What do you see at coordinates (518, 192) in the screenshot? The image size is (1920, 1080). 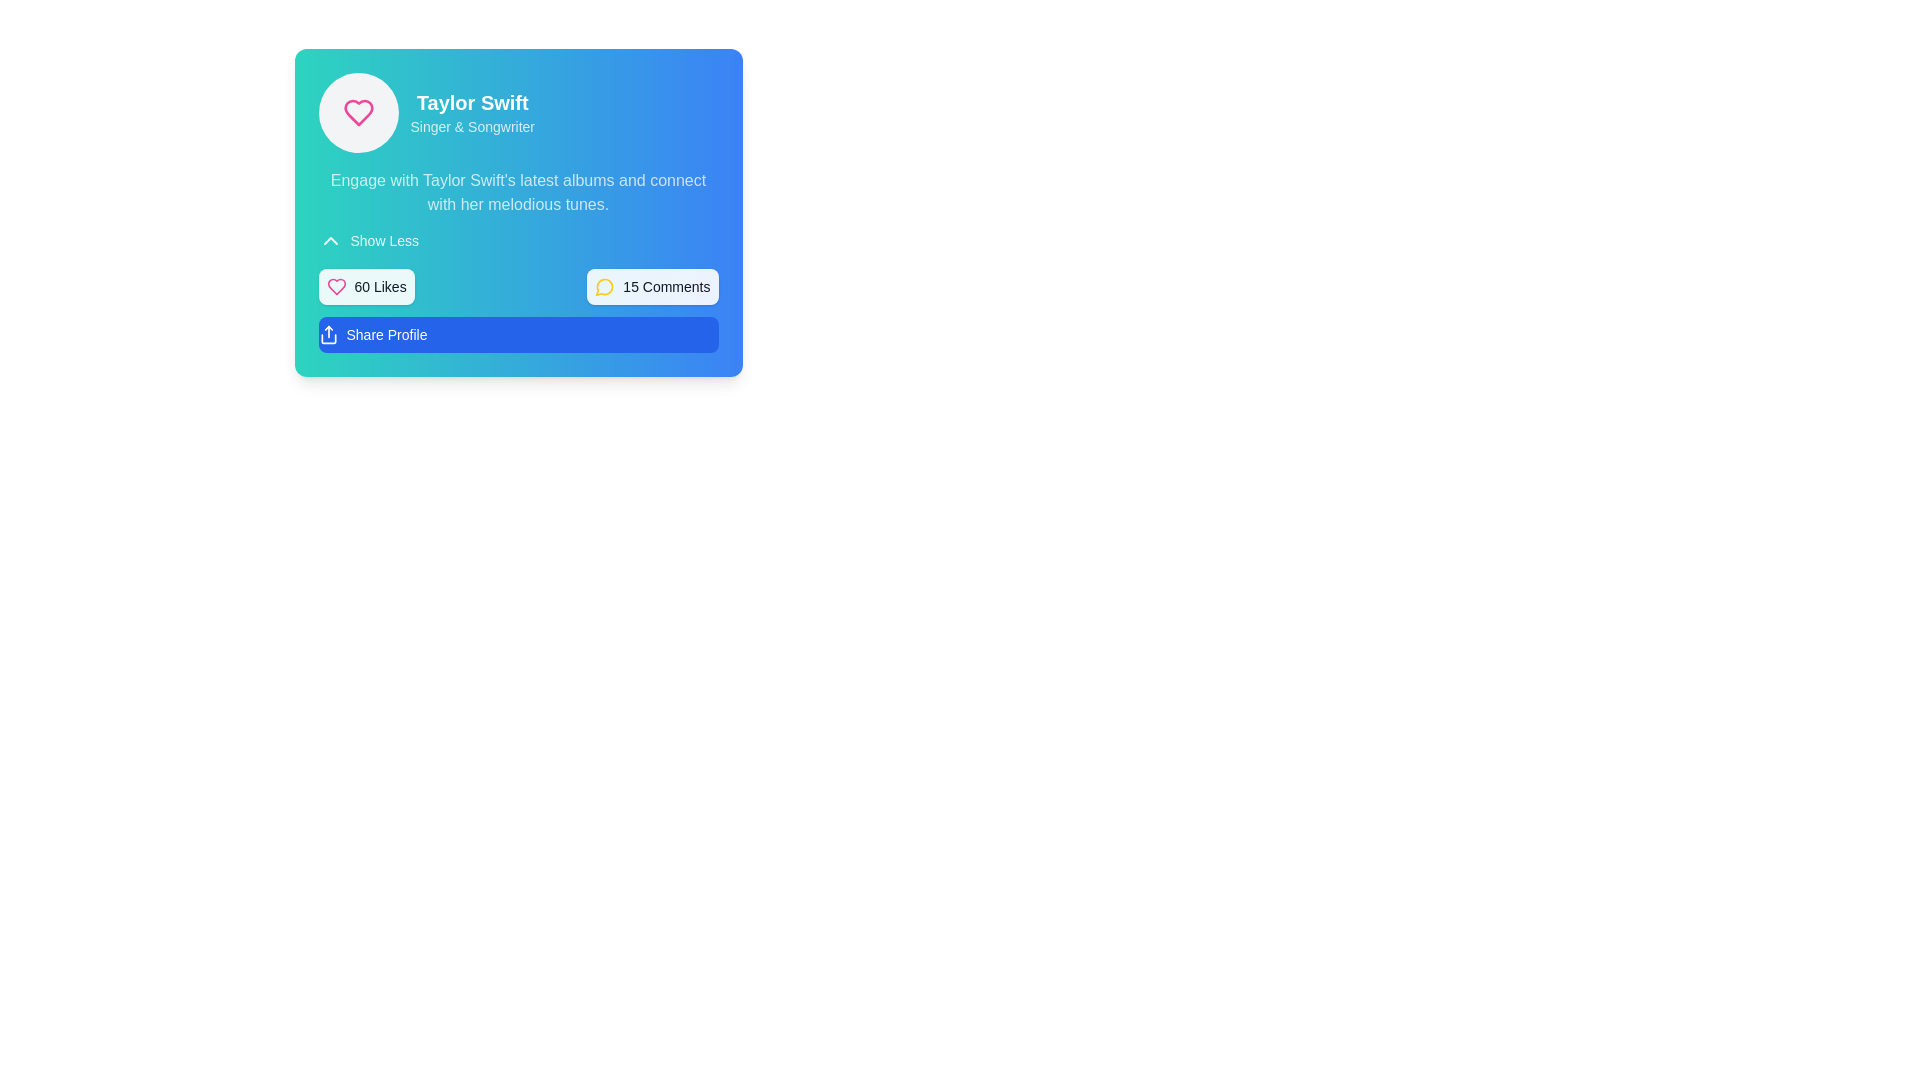 I see `the Text Paragraph element containing the text 'Engage with Taylor Swift's latest albums and connect with her melodious tunes.', located below the title 'Taylor Swift' and above the 'Show Less' button` at bounding box center [518, 192].